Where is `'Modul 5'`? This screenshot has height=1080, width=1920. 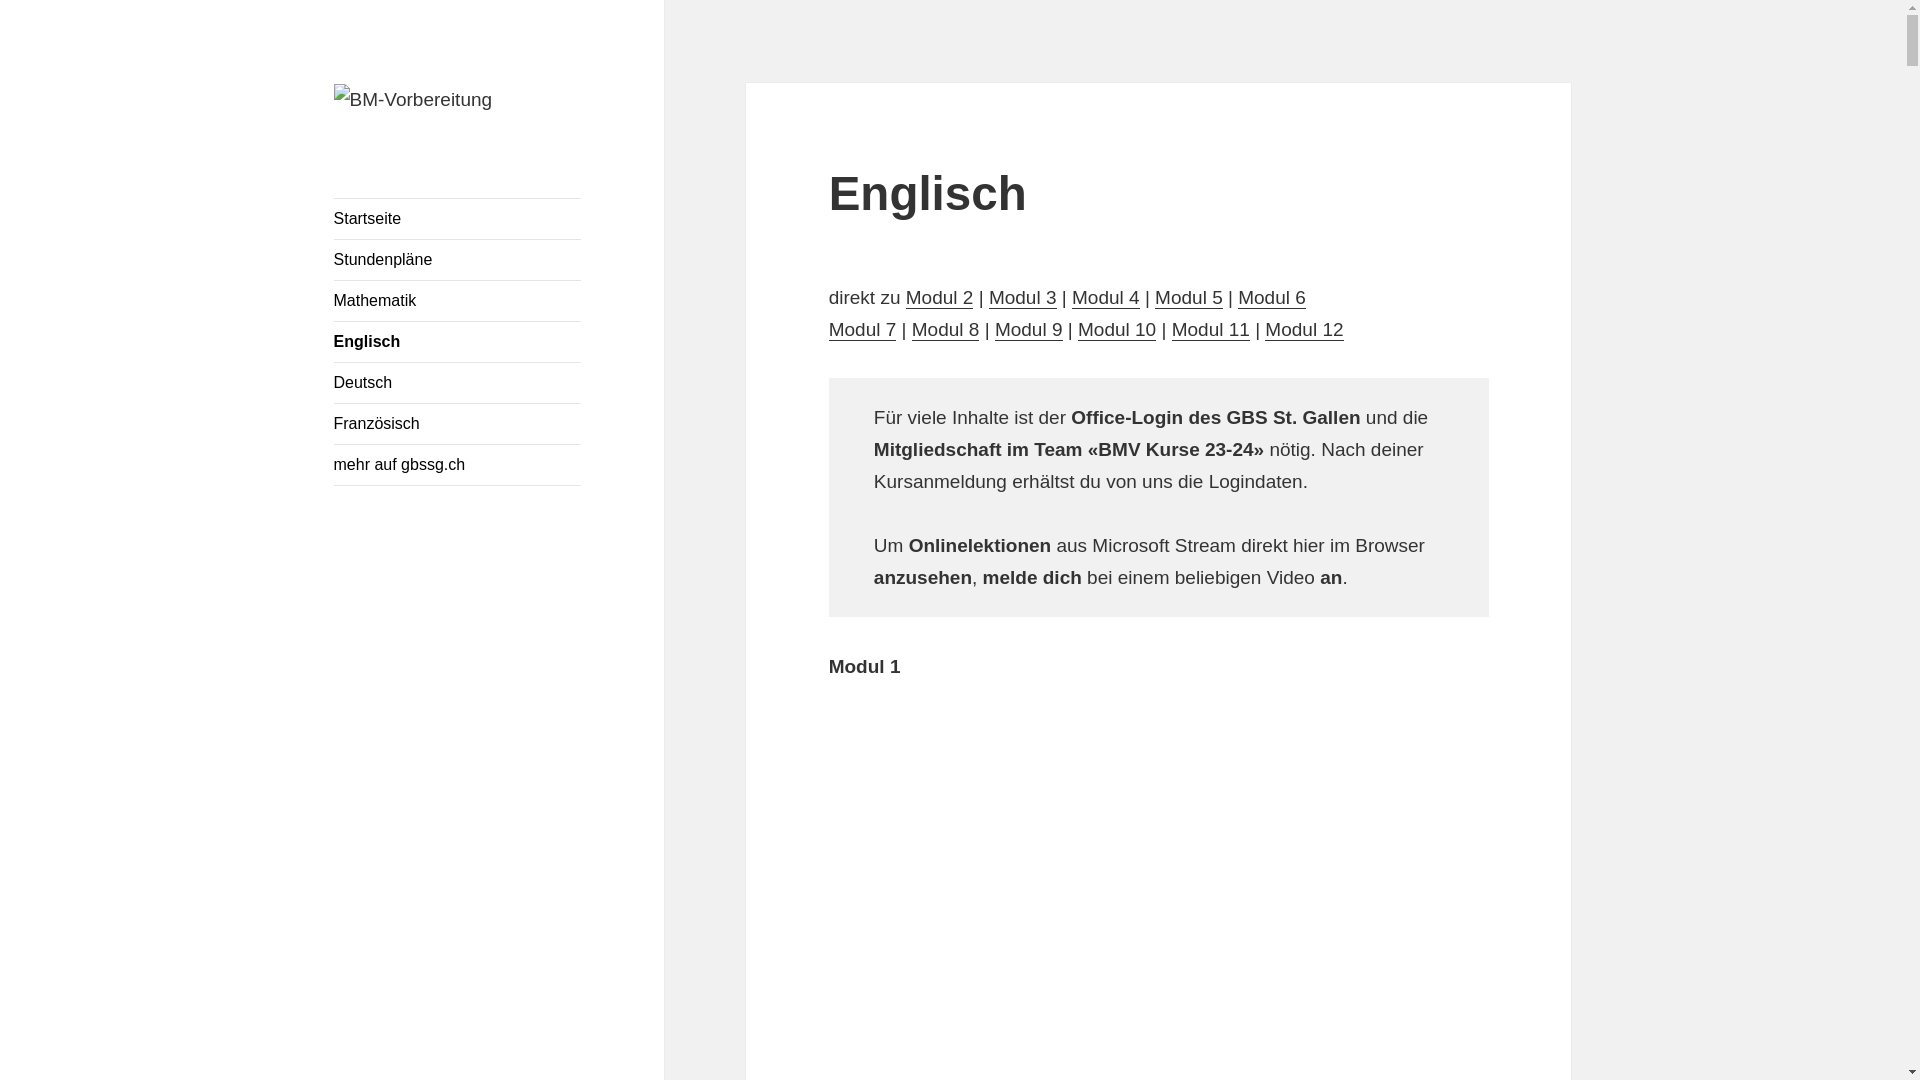 'Modul 5' is located at coordinates (1189, 297).